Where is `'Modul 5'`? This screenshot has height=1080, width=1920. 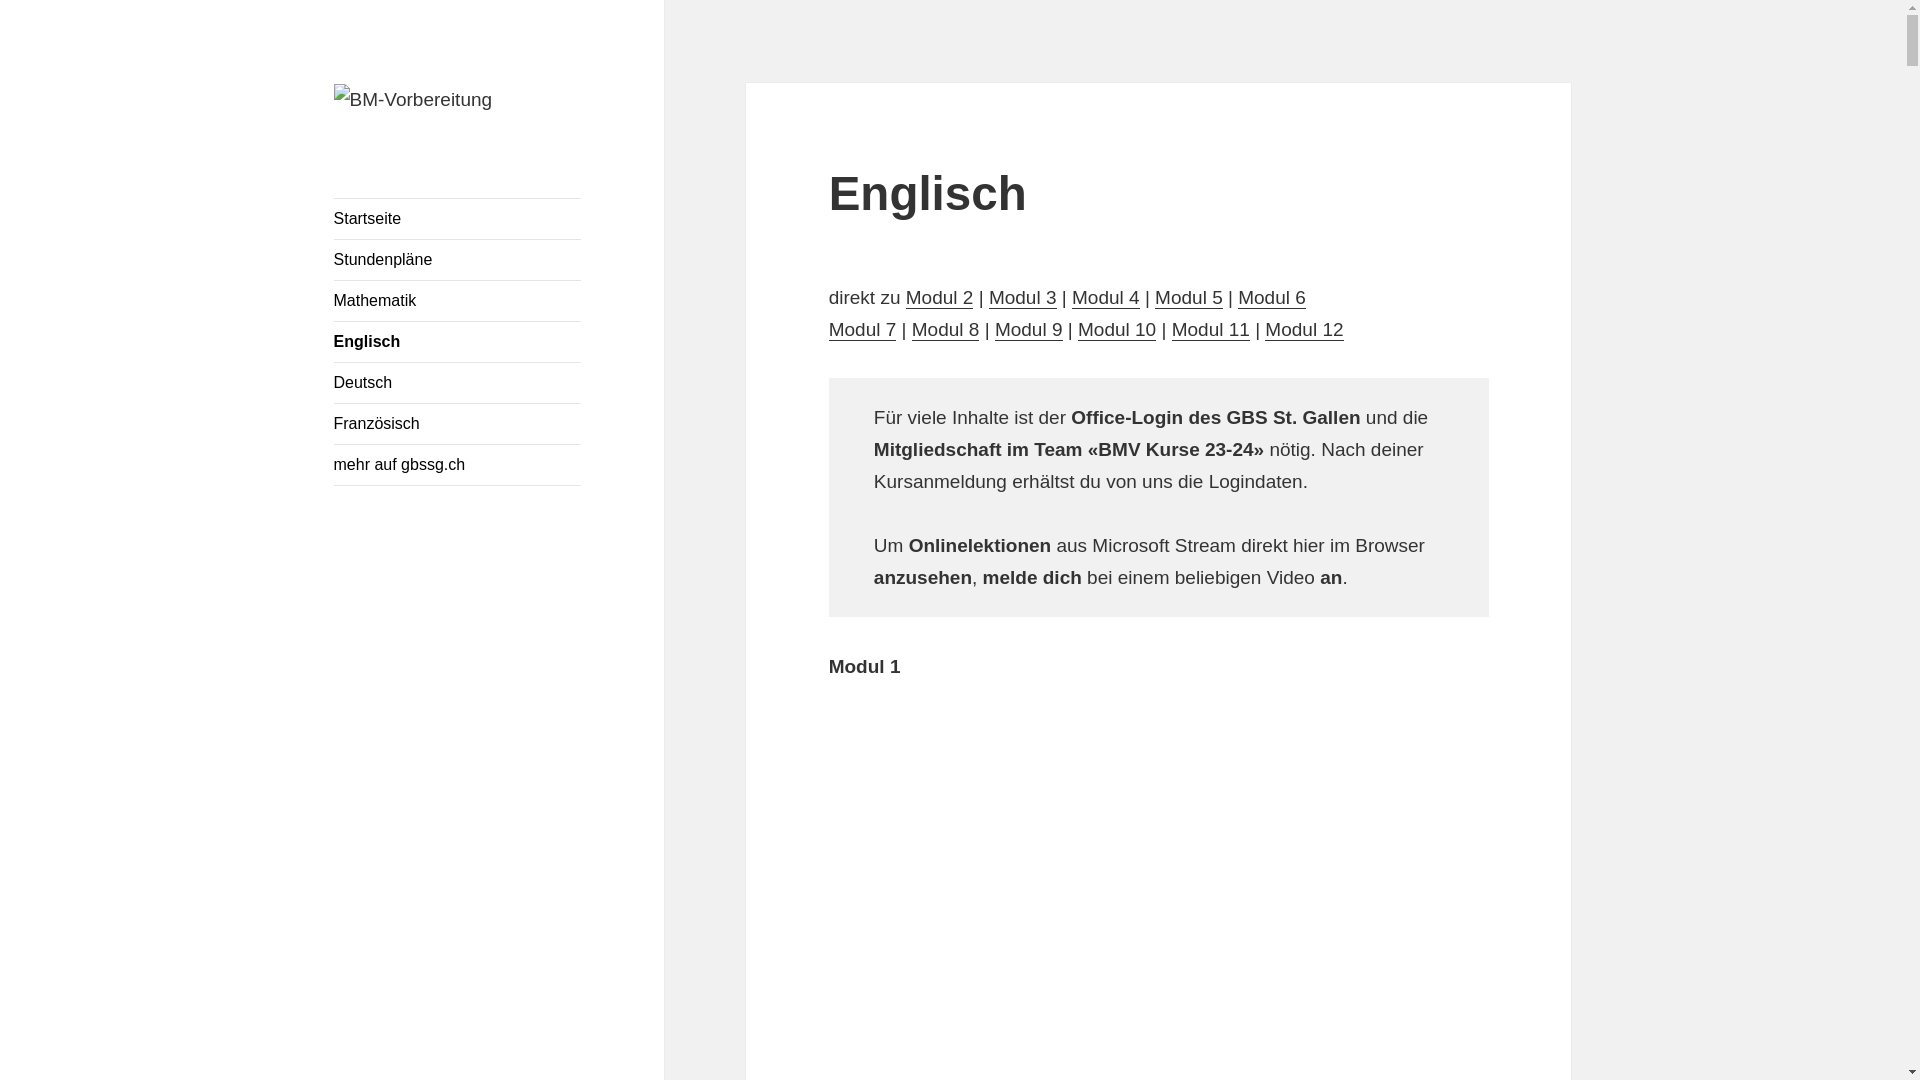 'Modul 5' is located at coordinates (1189, 297).